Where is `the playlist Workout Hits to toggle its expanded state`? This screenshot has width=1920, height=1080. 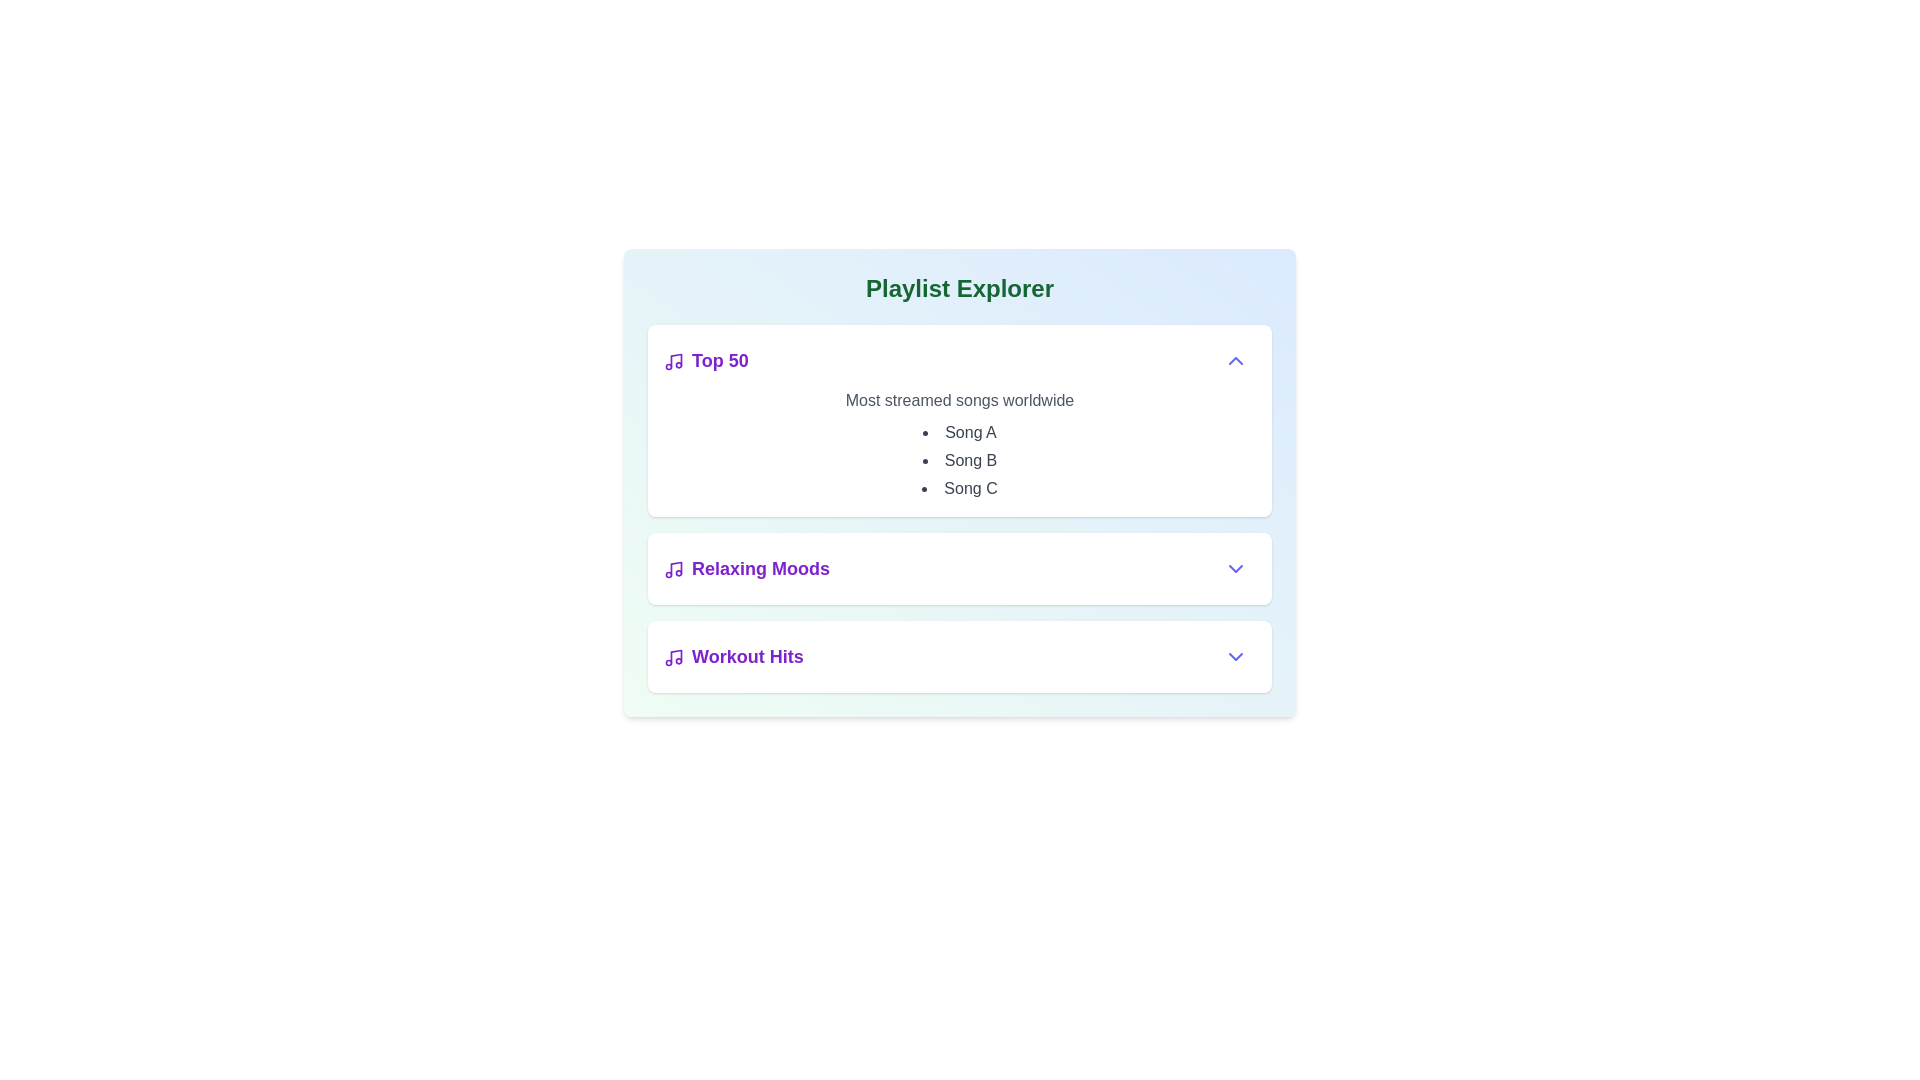
the playlist Workout Hits to toggle its expanded state is located at coordinates (732, 656).